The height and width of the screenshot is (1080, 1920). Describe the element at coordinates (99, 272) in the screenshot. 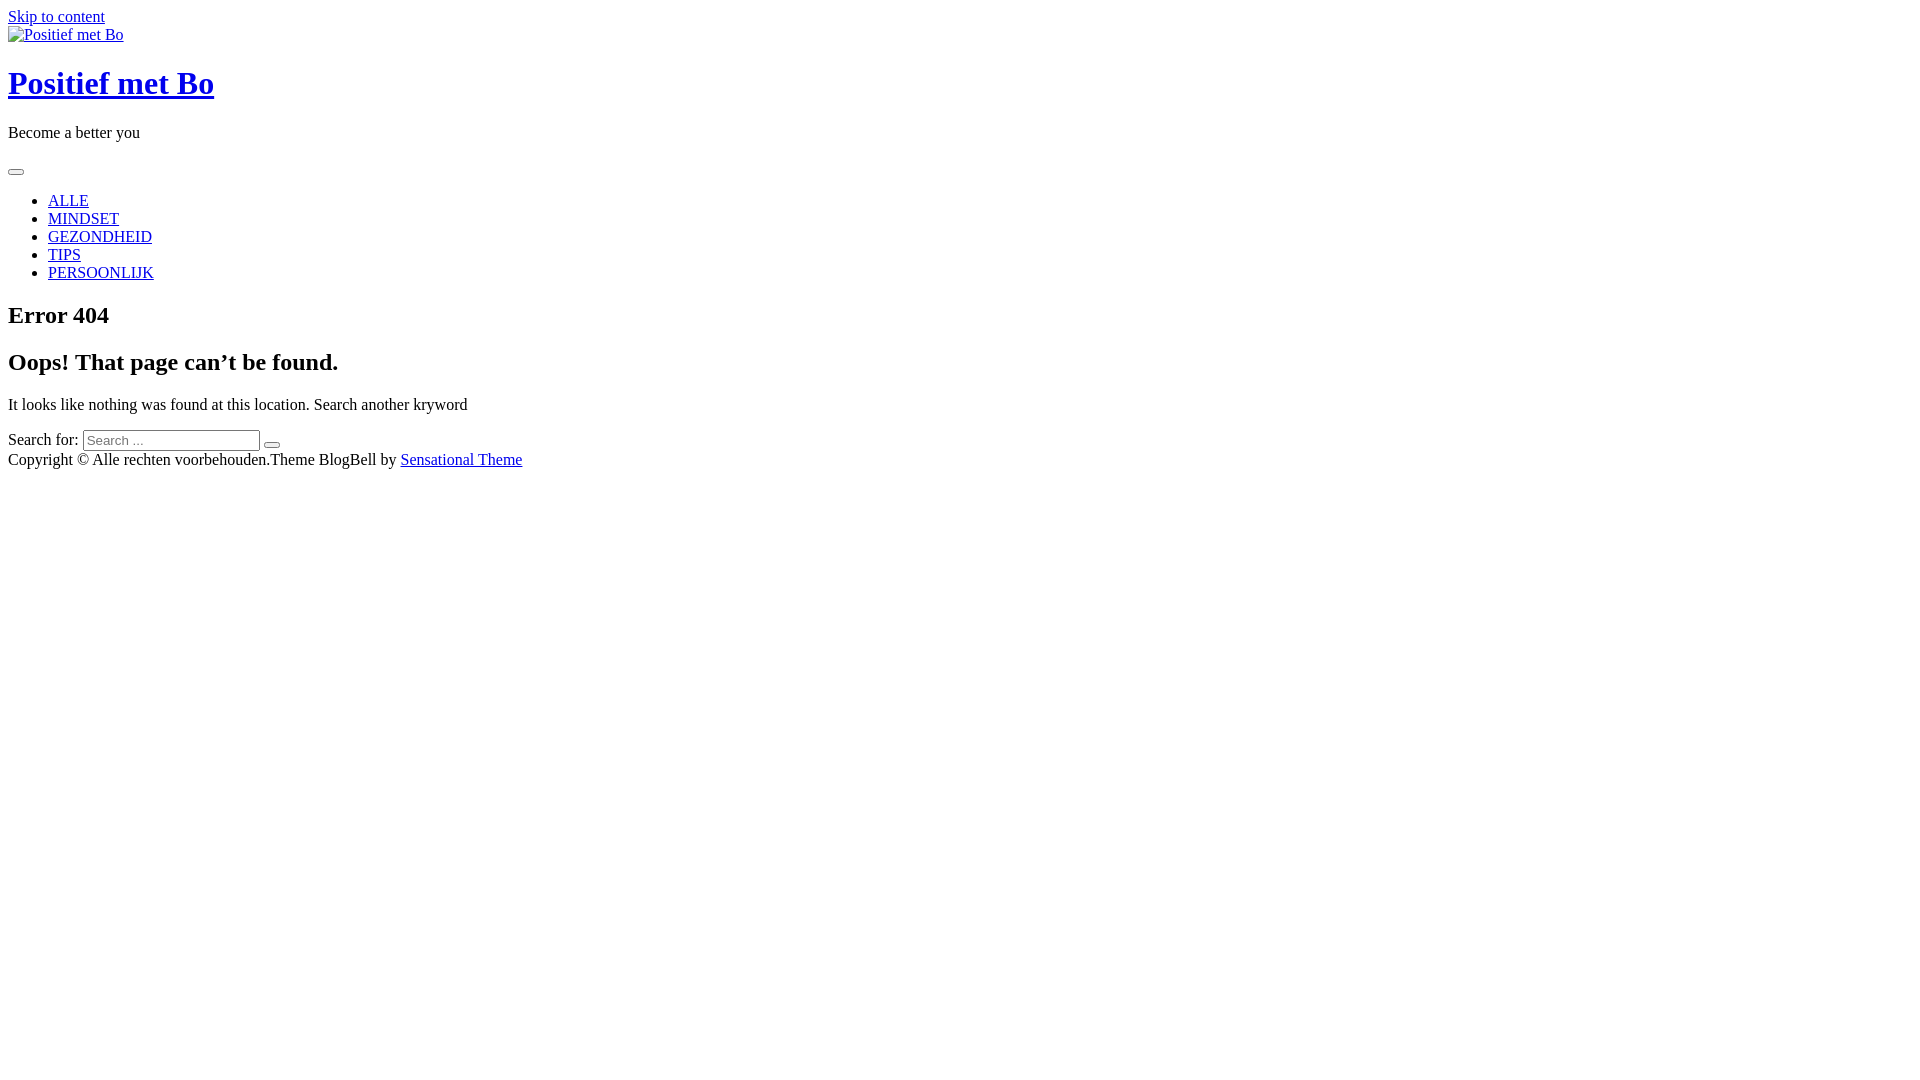

I see `'PERSOONLIJK'` at that location.